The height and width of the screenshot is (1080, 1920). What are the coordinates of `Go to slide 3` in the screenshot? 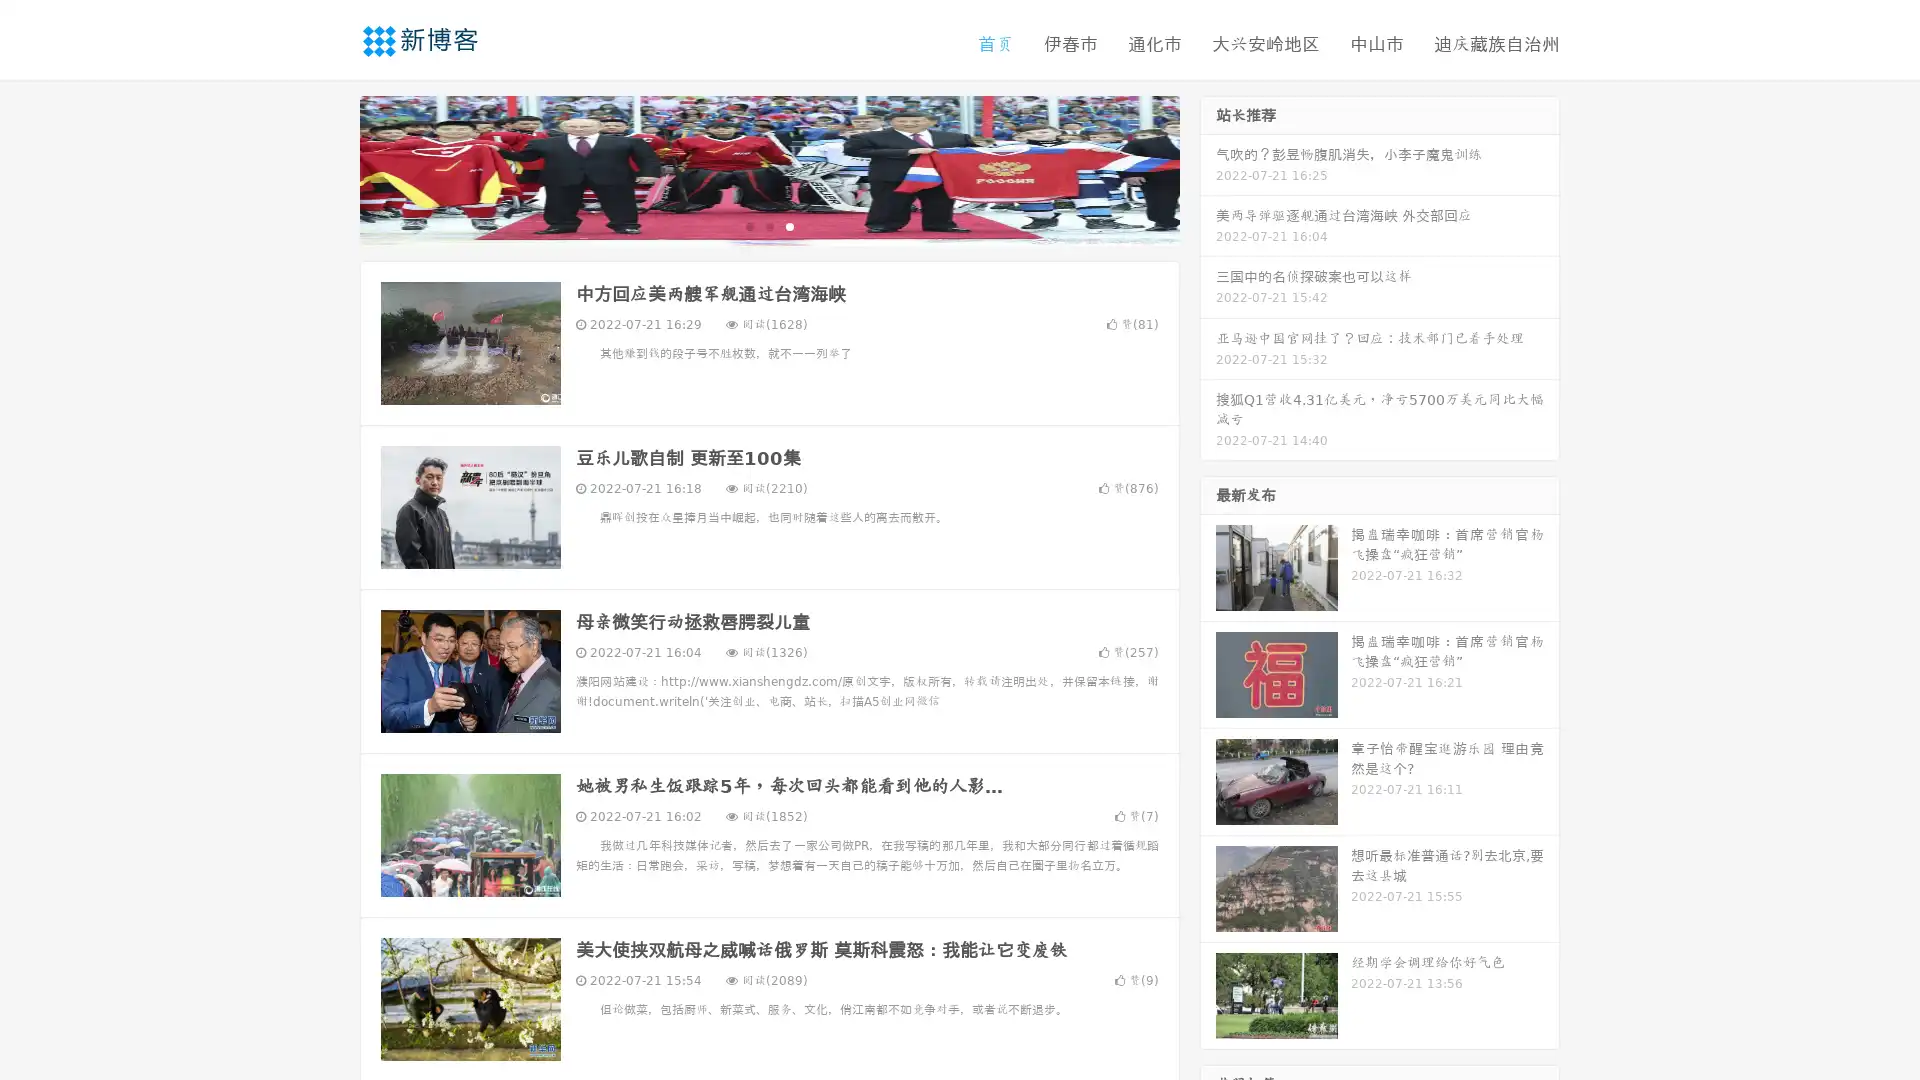 It's located at (789, 225).